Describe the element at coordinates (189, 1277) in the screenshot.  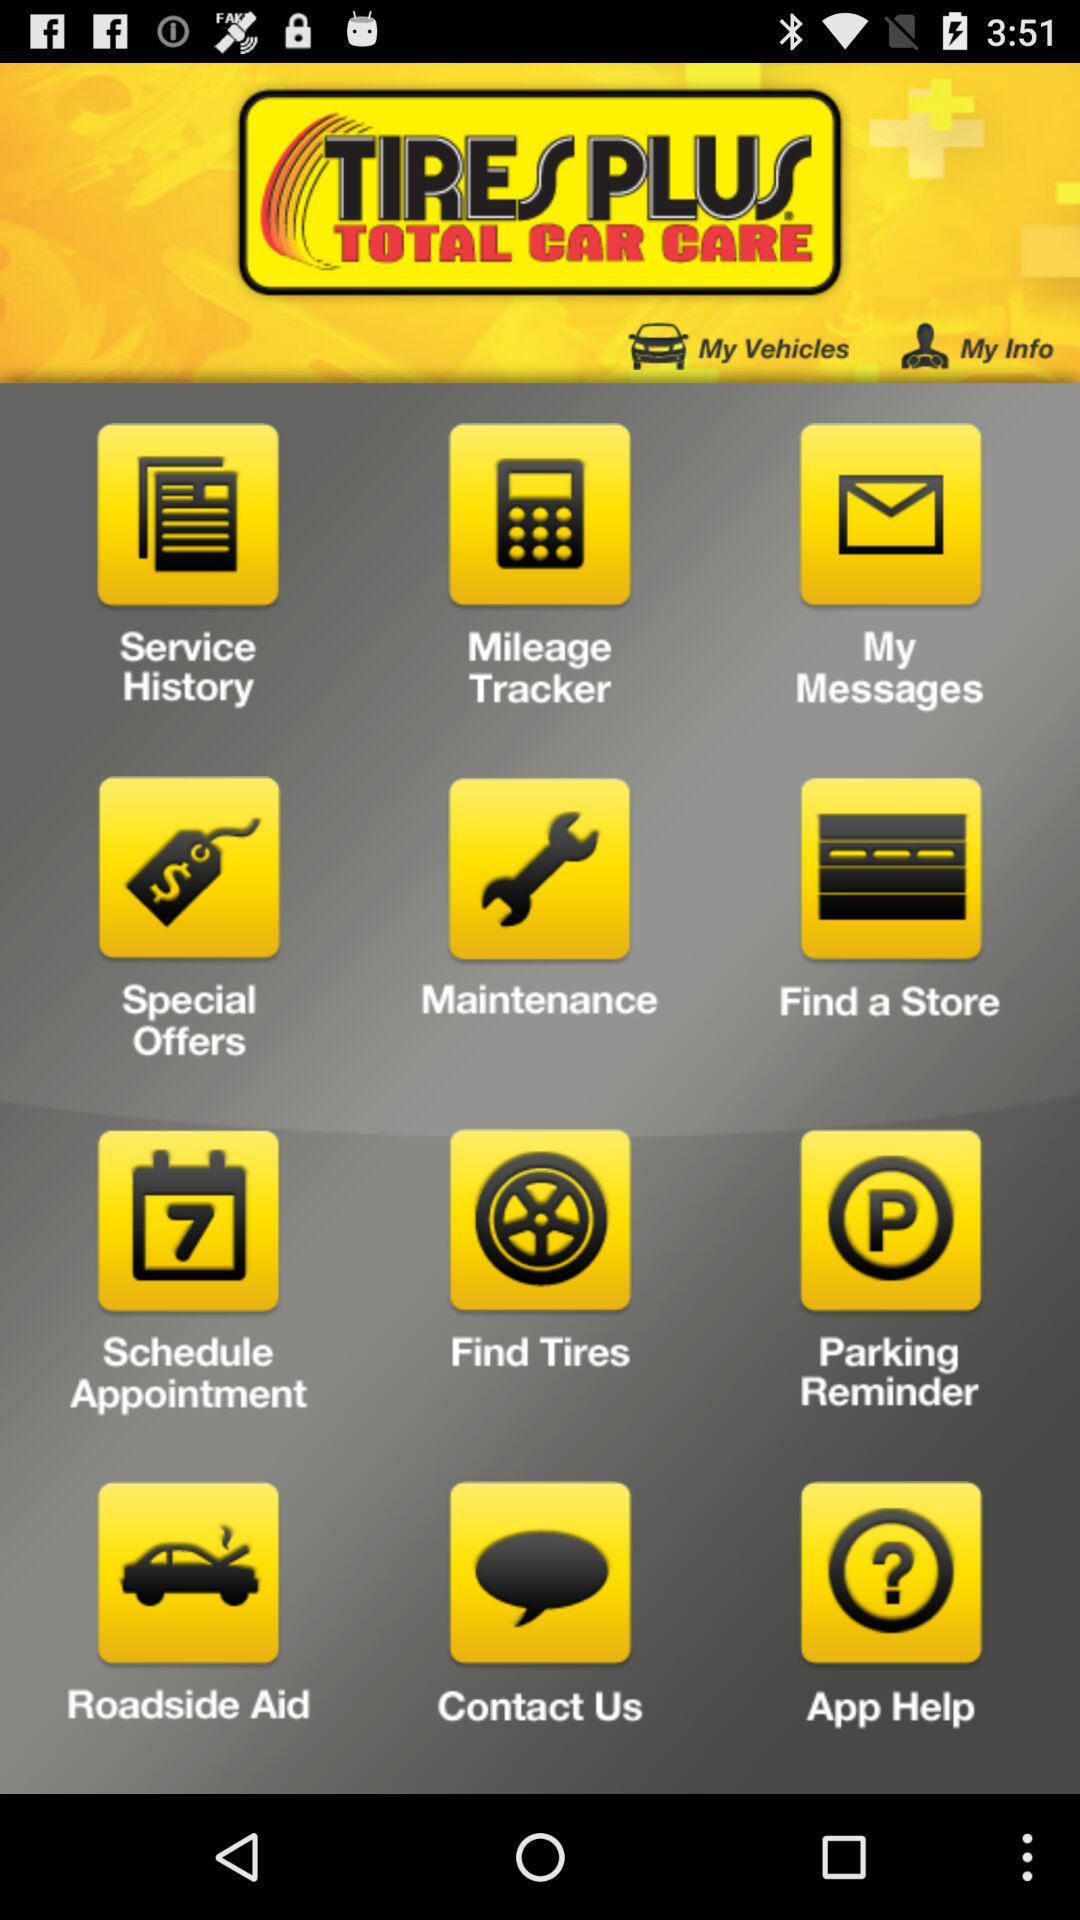
I see `to schedule appointment` at that location.